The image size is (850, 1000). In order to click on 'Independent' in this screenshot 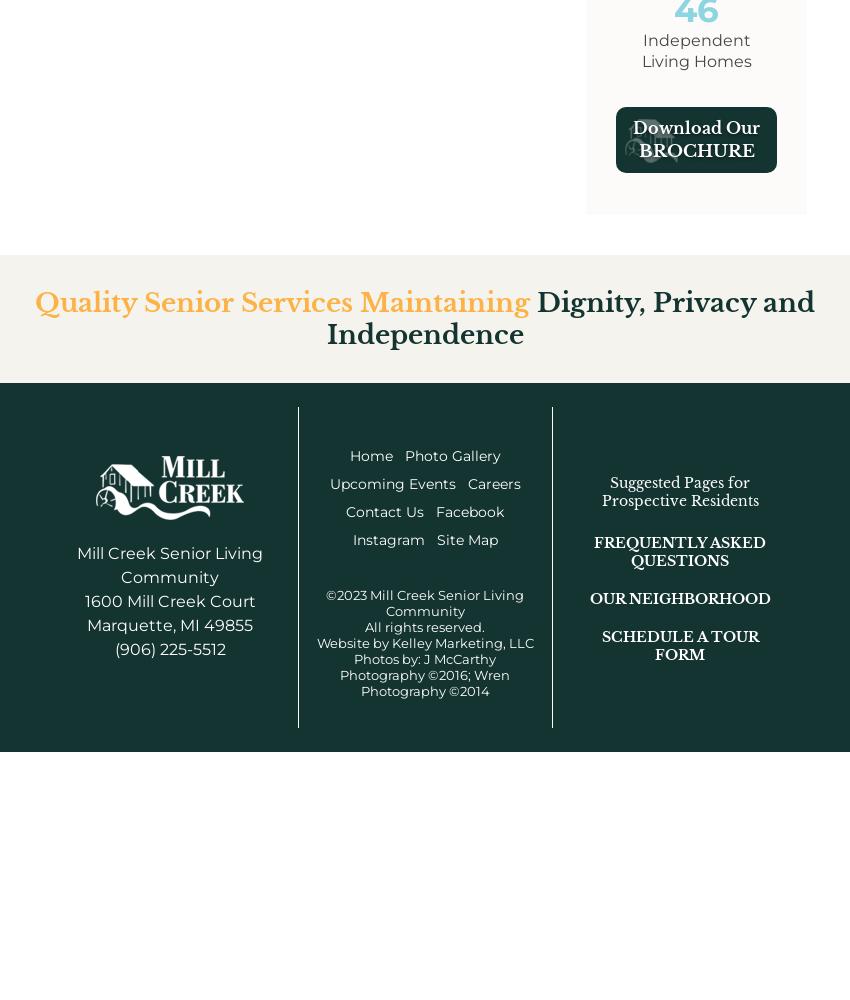, I will do `click(694, 39)`.